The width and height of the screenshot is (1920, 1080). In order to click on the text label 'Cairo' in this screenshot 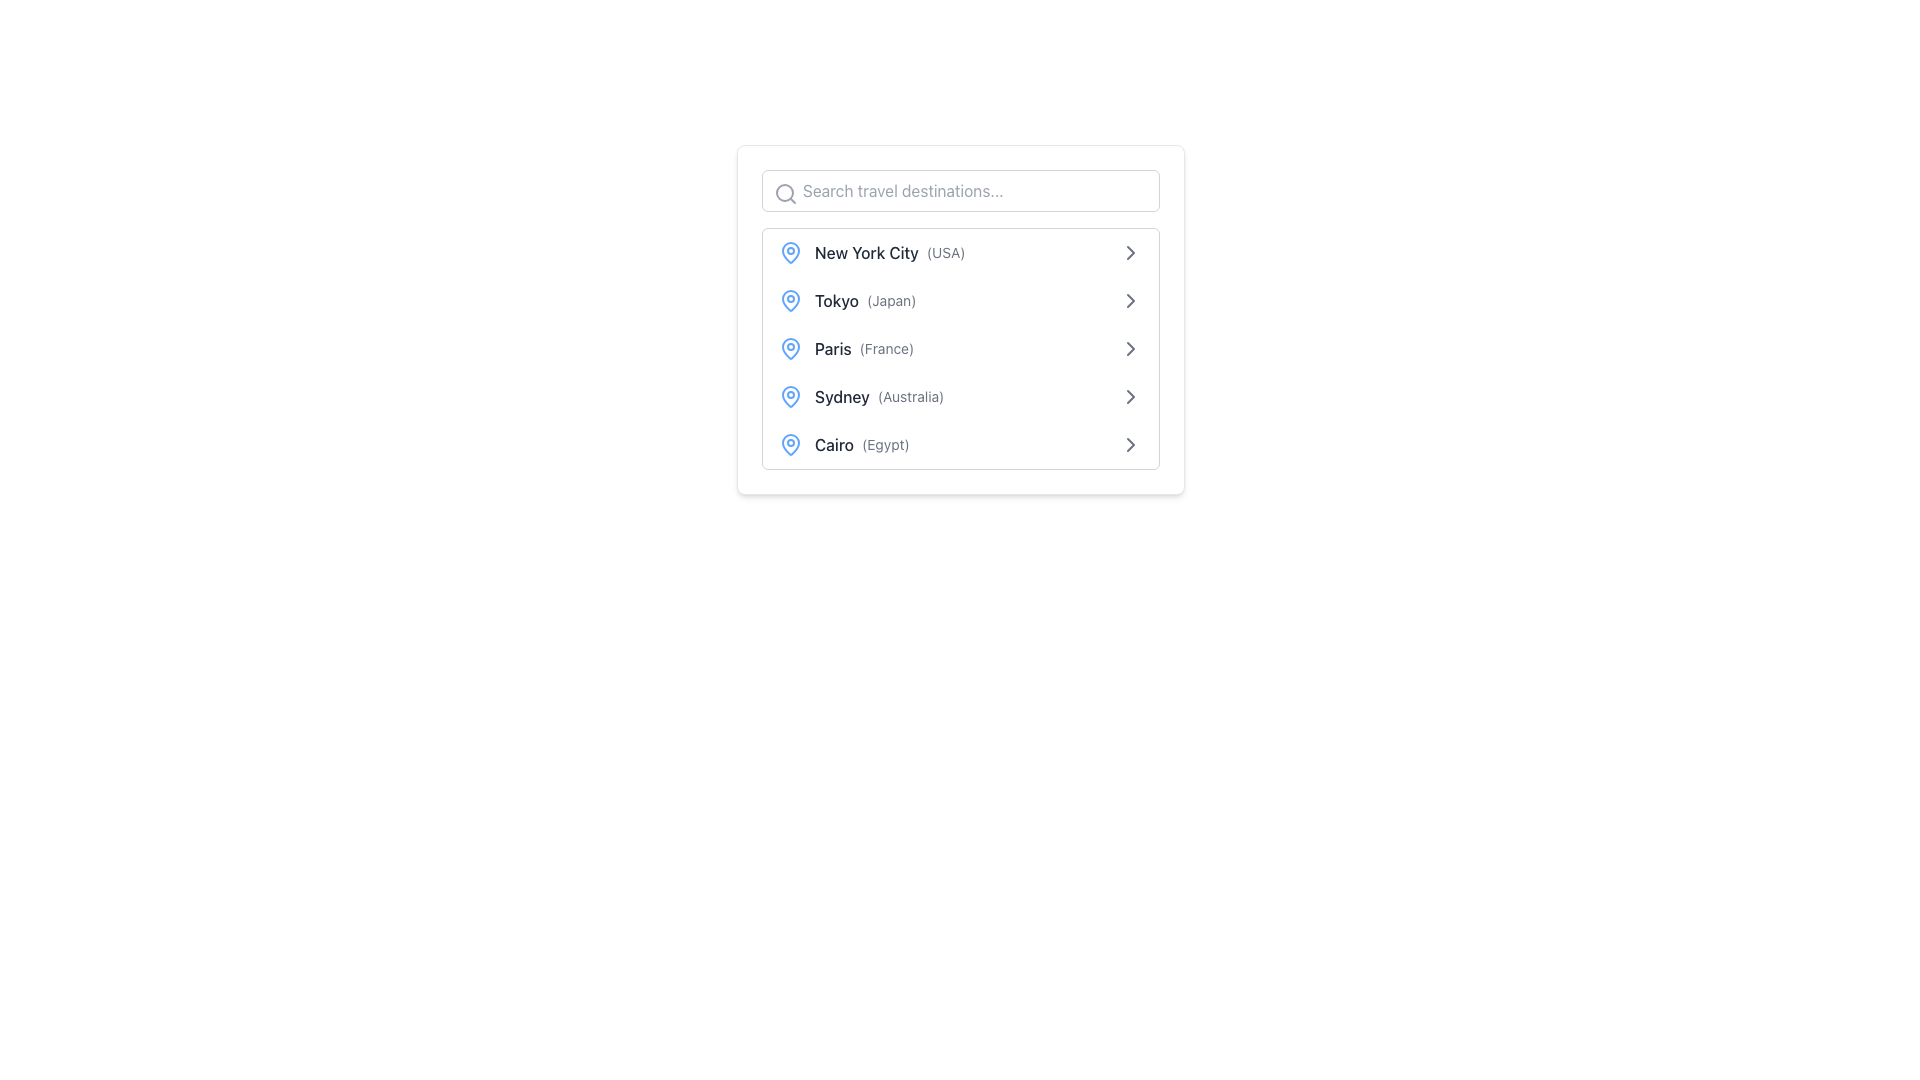, I will do `click(844, 443)`.